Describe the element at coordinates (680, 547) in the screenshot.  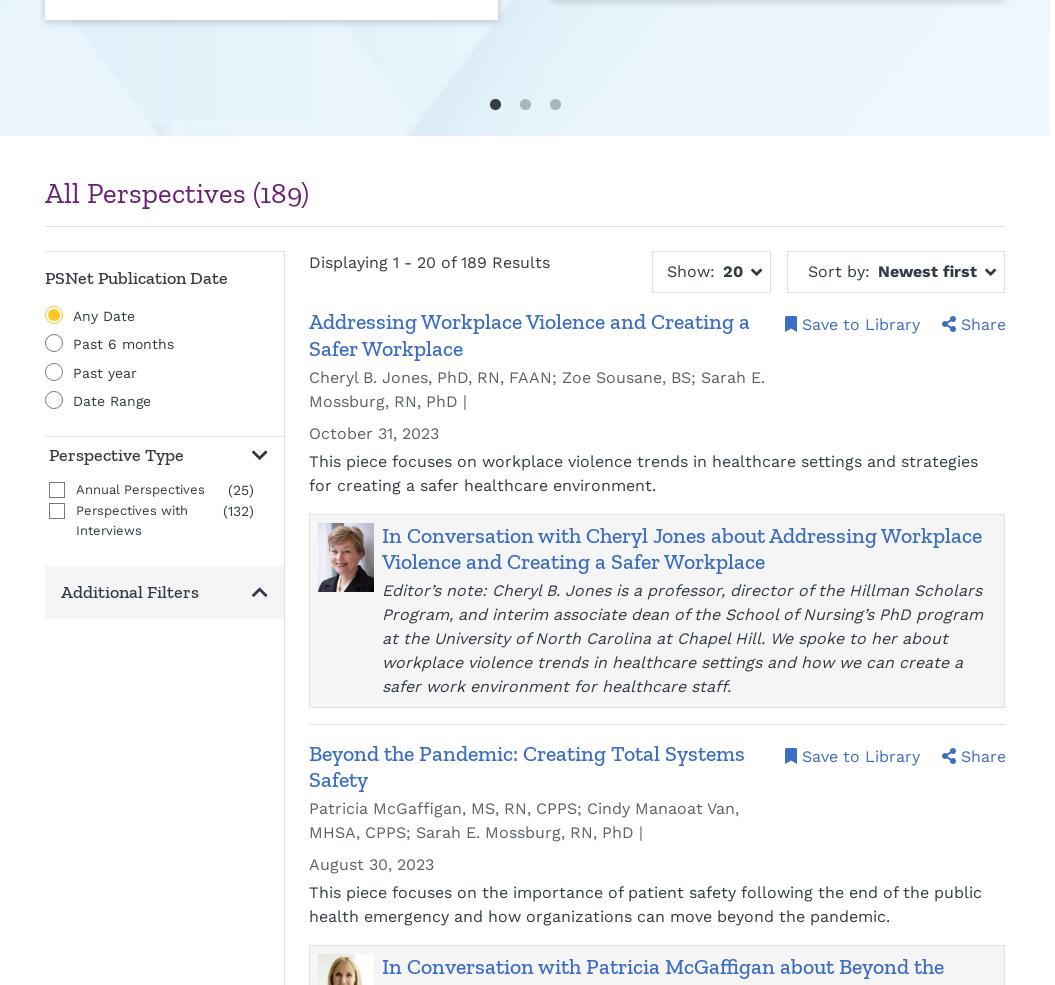
I see `'In Conversation with Cheryl Jones about Addressing Workplace Violence and Creating a Safer Workplace'` at that location.